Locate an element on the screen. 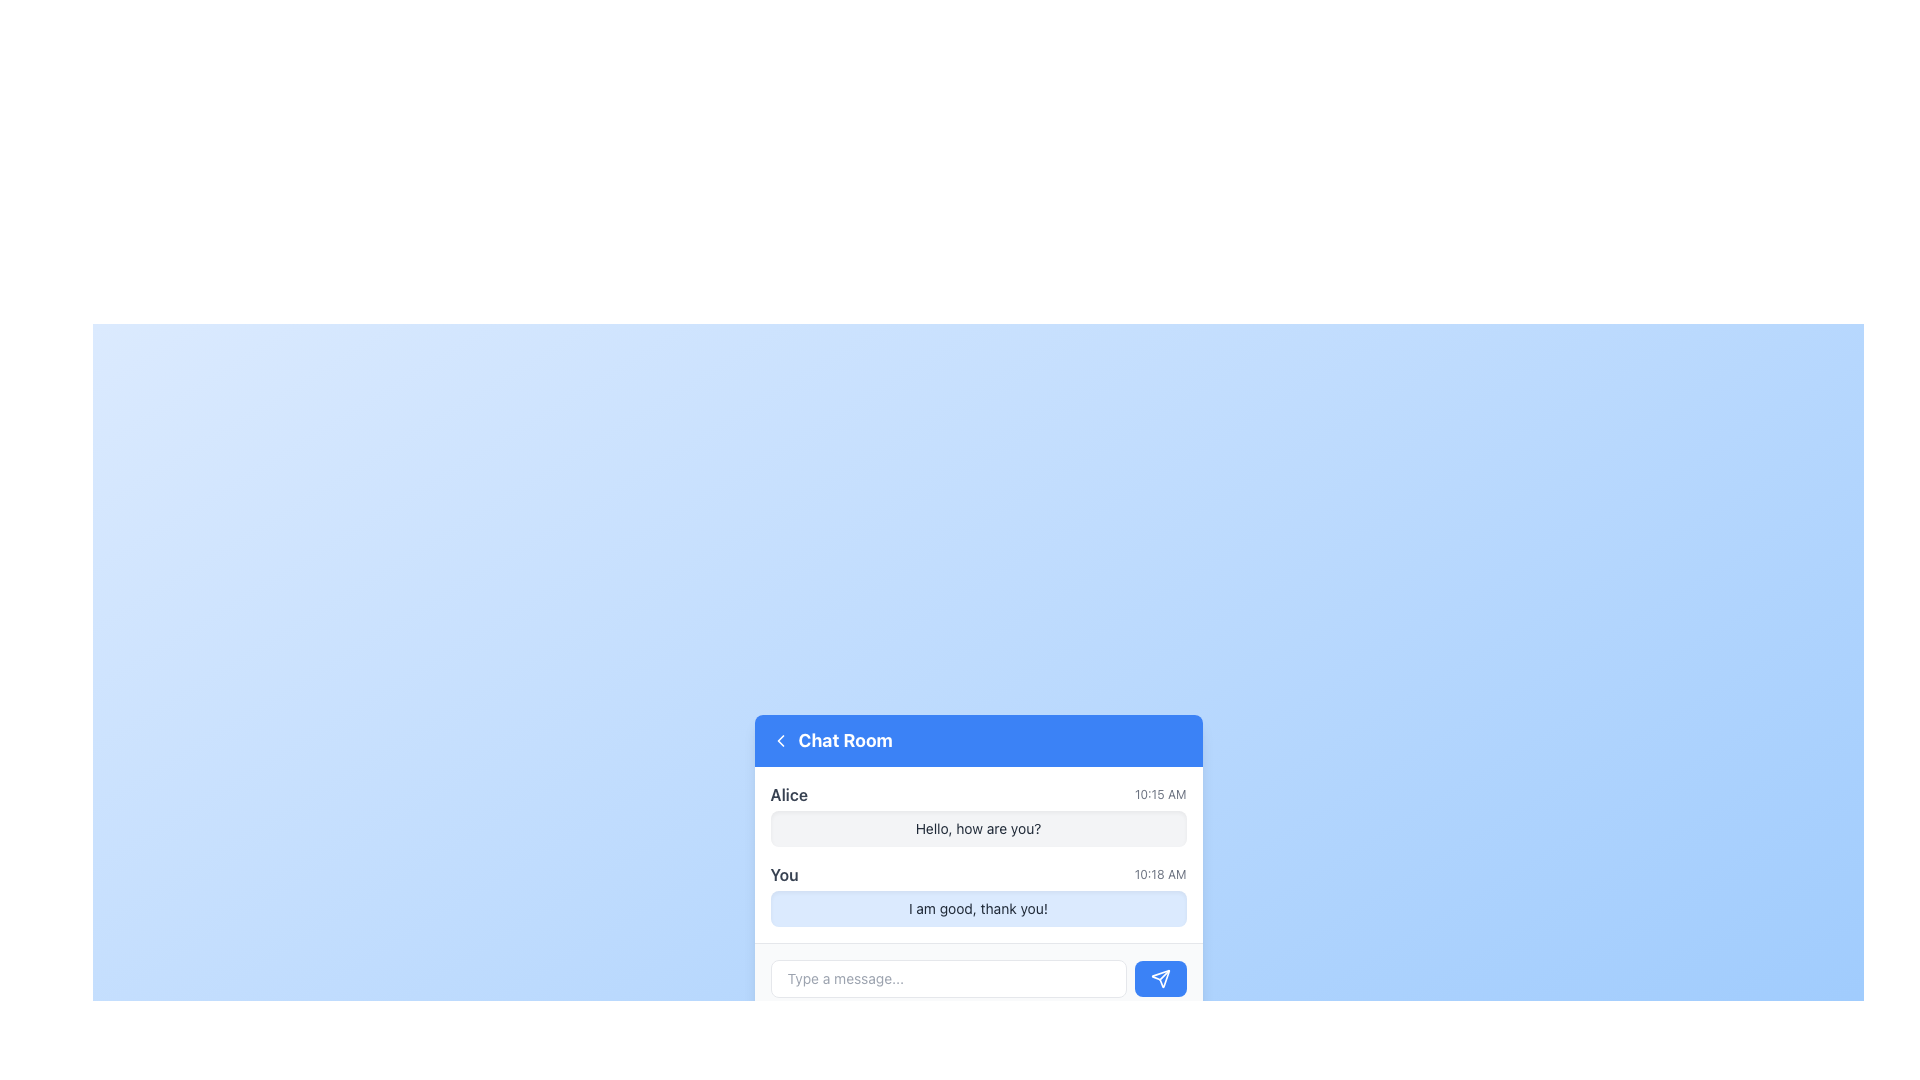 Image resolution: width=1920 pixels, height=1080 pixels. text content of the message sender's name displayed in the Text label on the left side of the message header in the chat bubble is located at coordinates (788, 793).